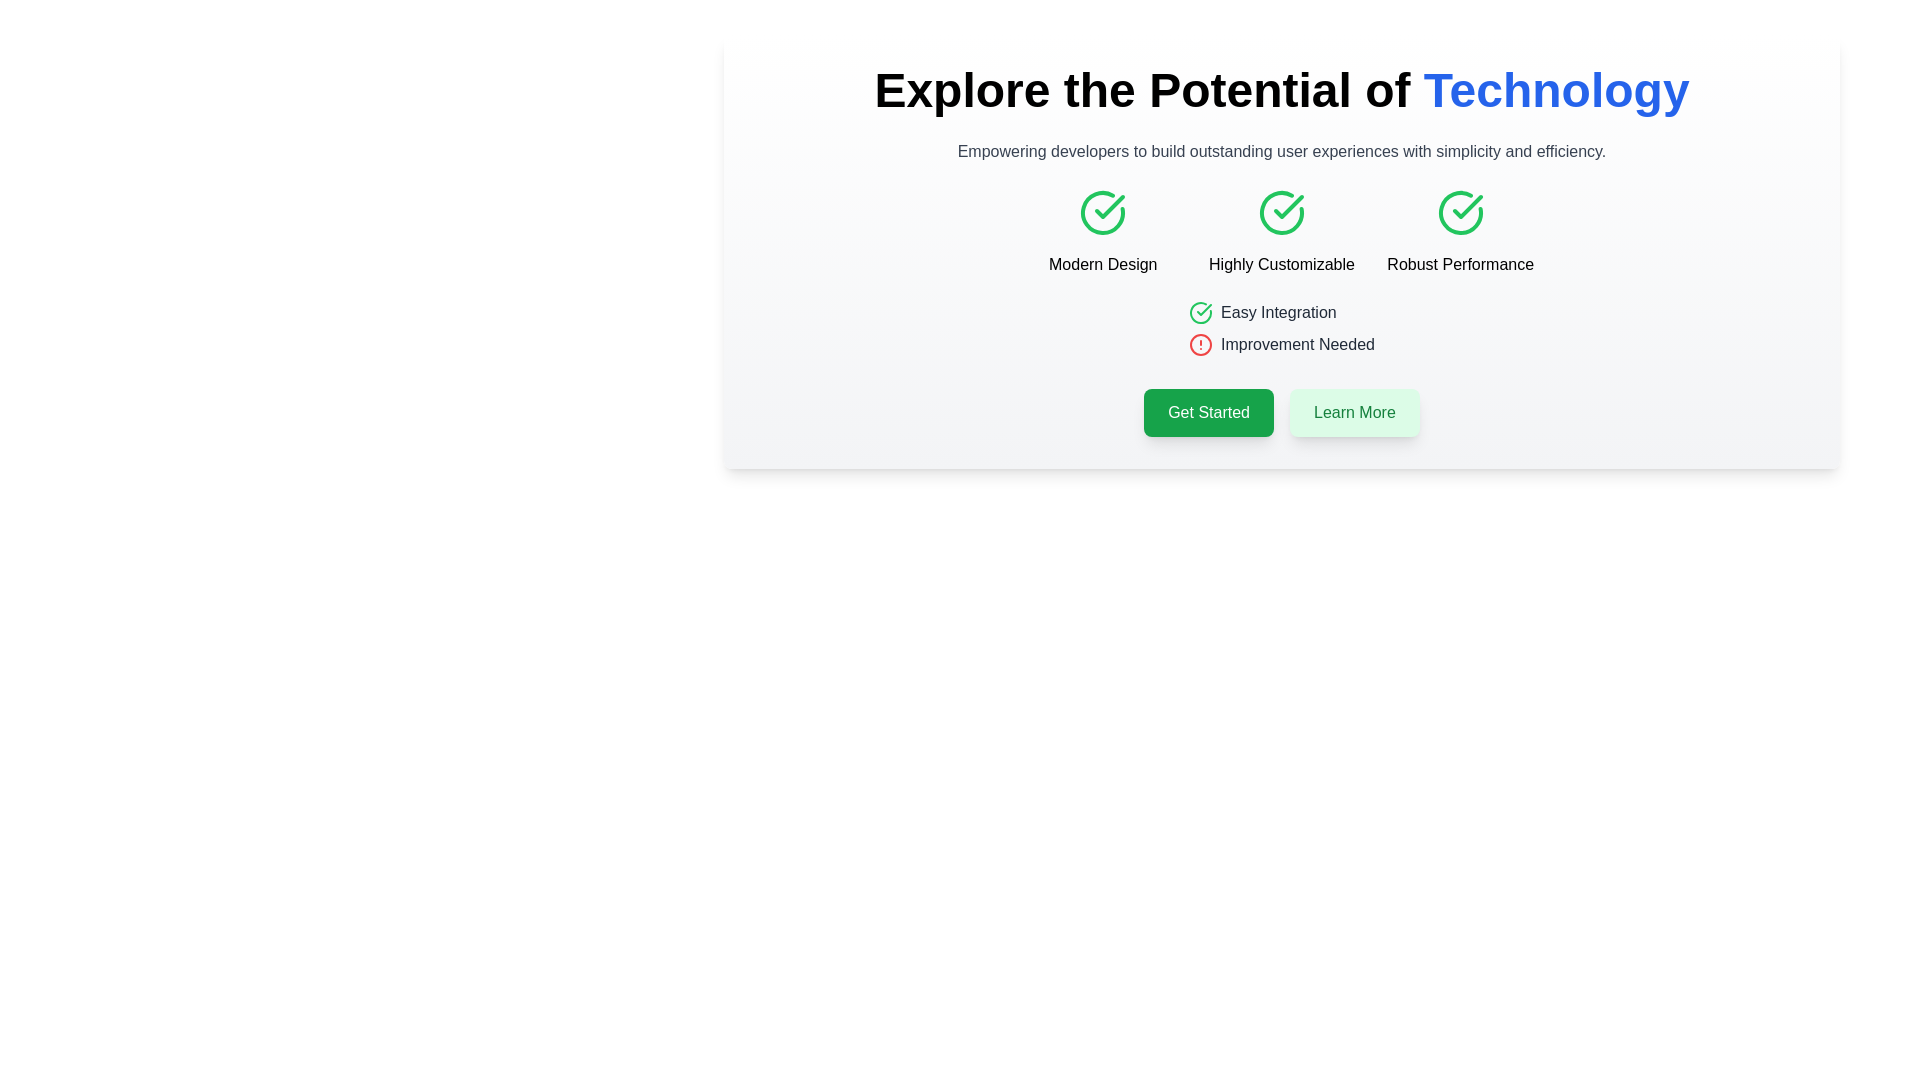 The width and height of the screenshot is (1920, 1080). What do you see at coordinates (1555, 90) in the screenshot?
I see `the emphasized word 'Technology' in the headline 'Explore the Potential of Technology' by moving the cursor to its position` at bounding box center [1555, 90].